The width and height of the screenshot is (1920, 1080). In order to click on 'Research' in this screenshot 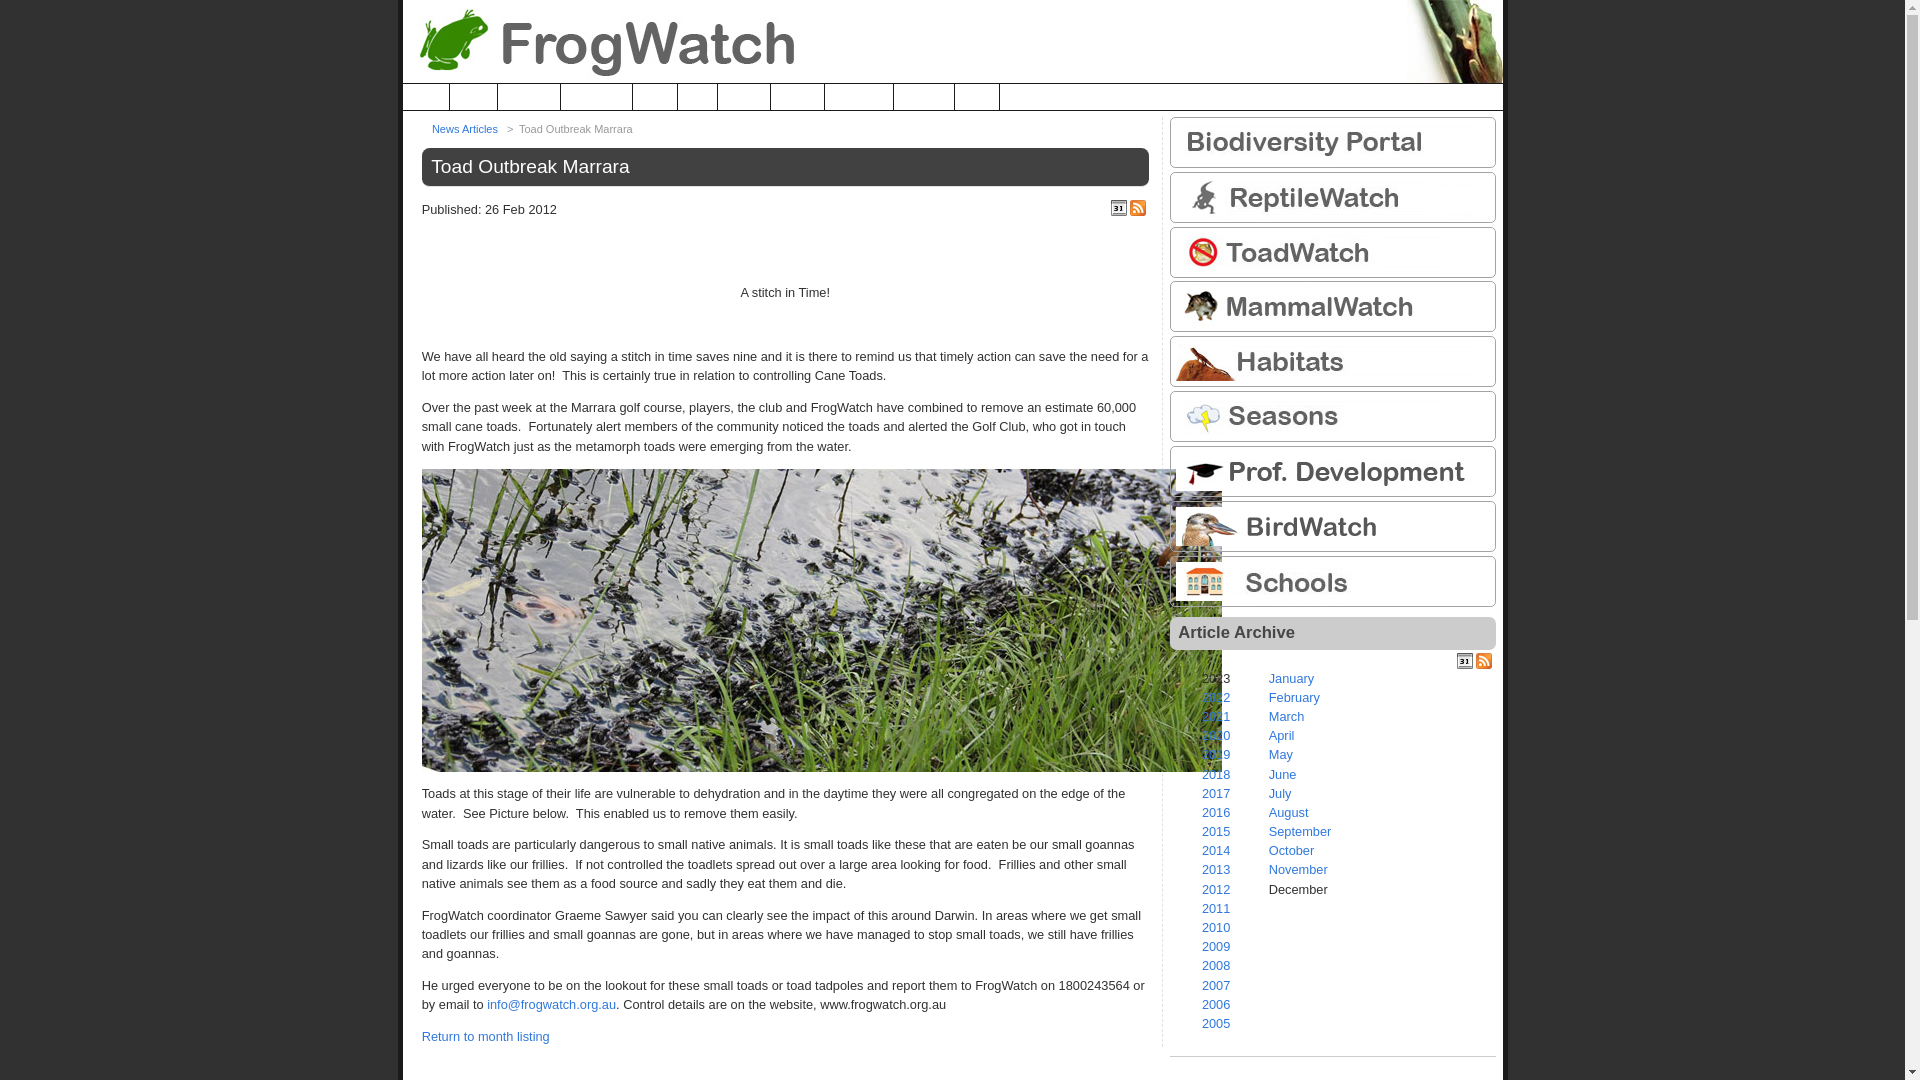, I will do `click(859, 96)`.